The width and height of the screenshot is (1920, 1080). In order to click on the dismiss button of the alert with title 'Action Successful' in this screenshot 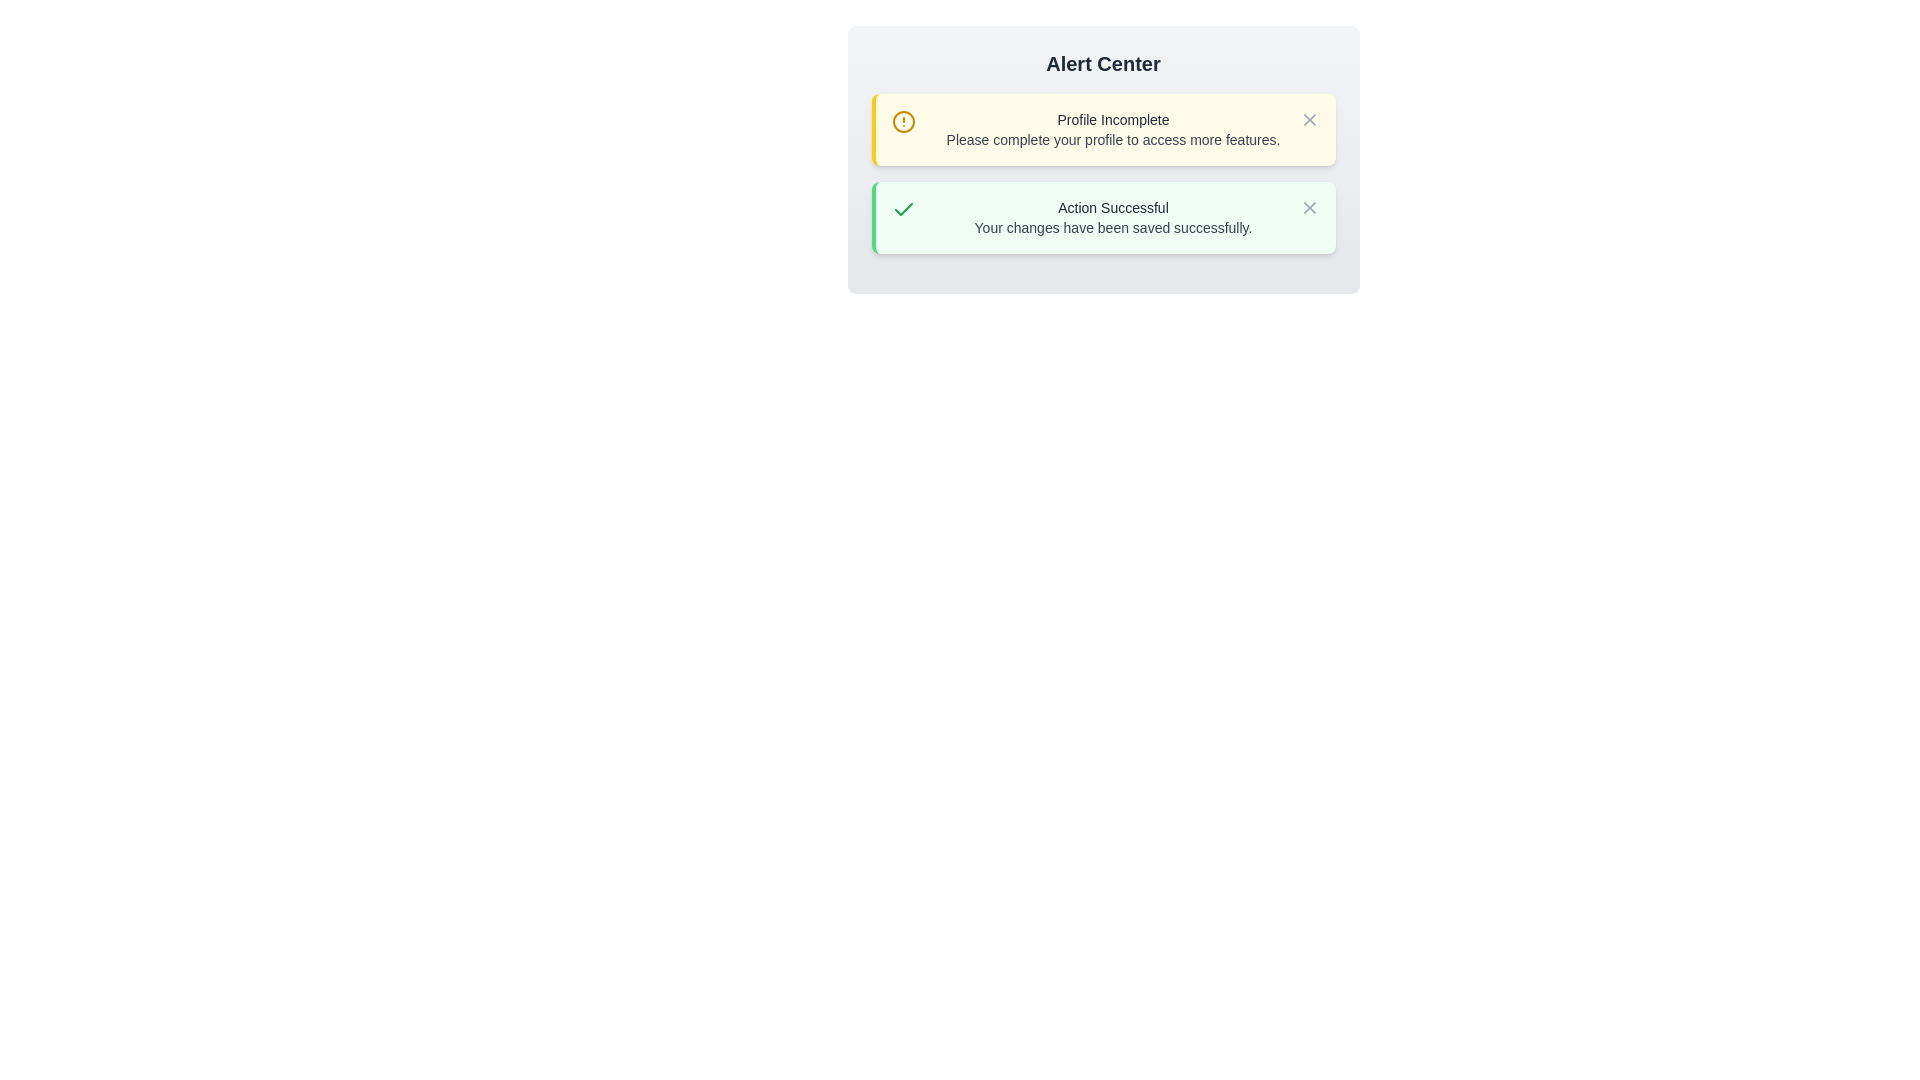, I will do `click(1309, 208)`.